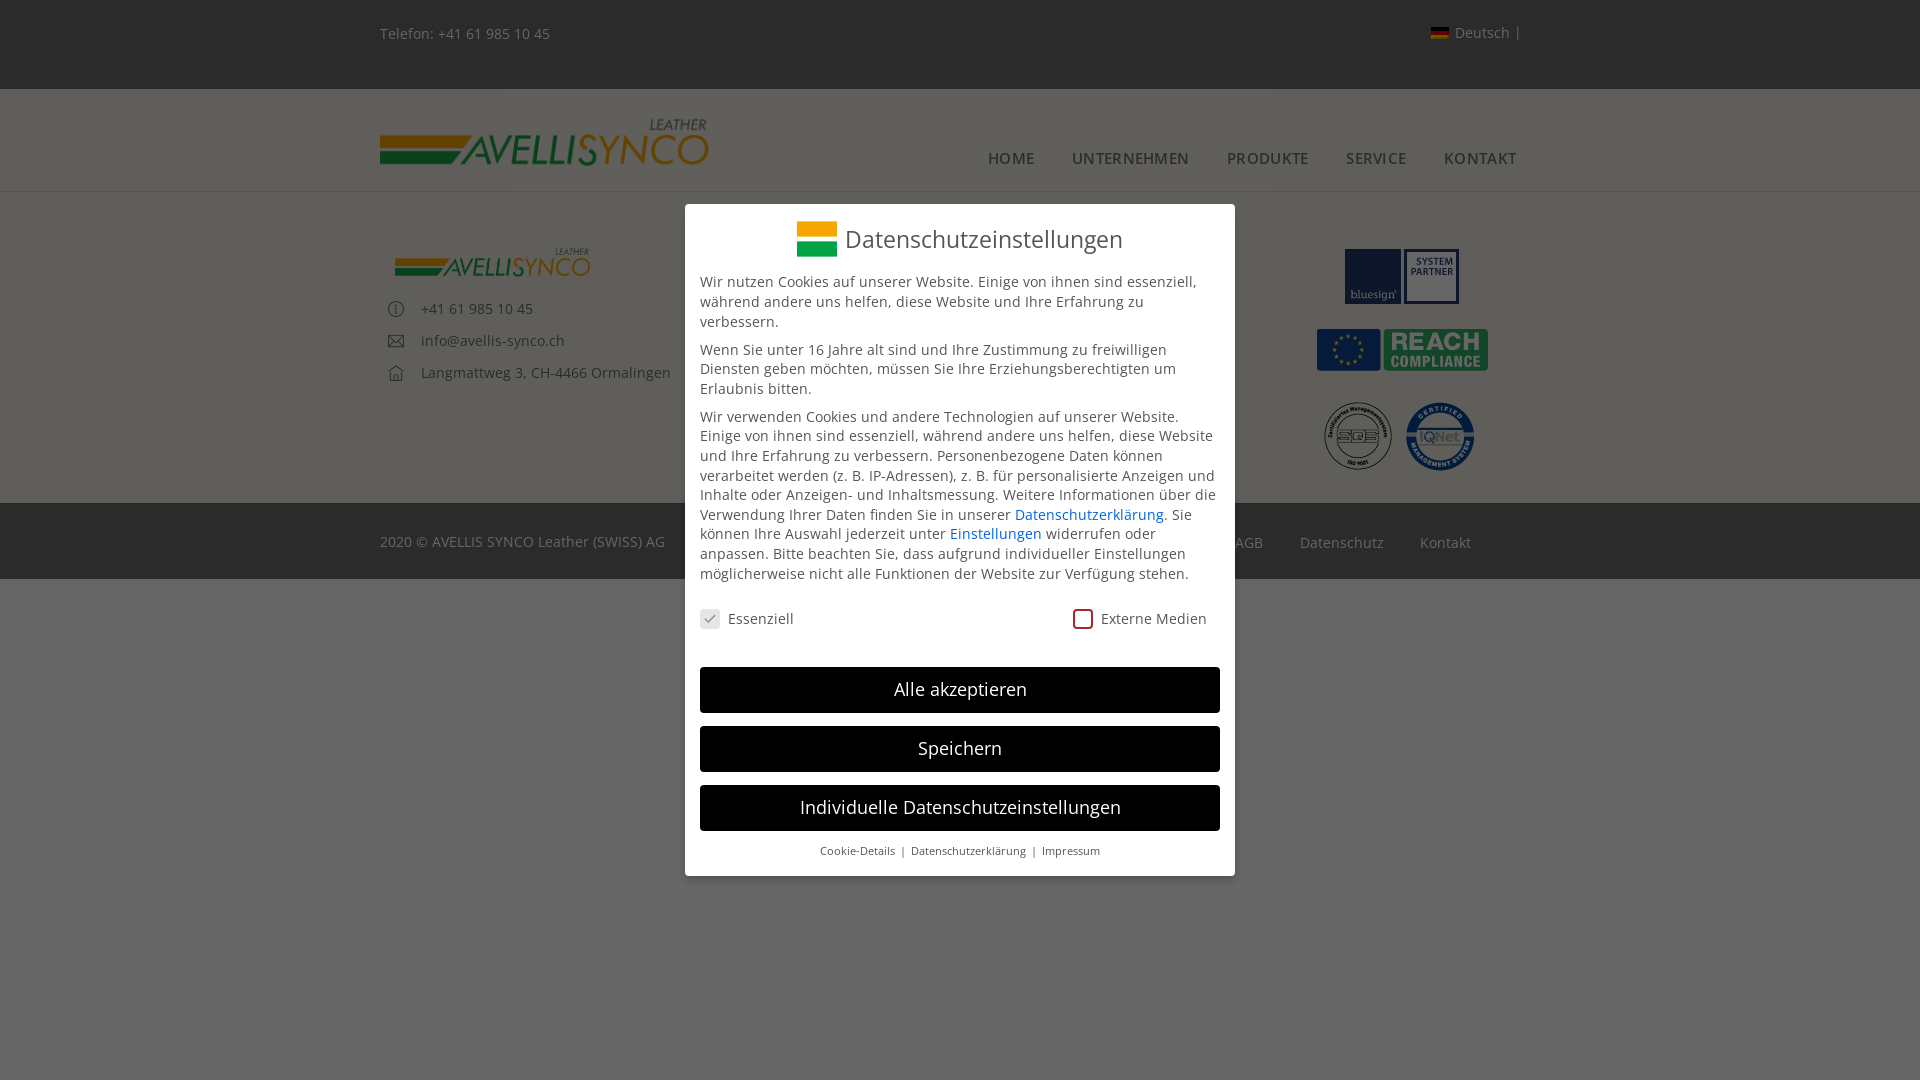 The width and height of the screenshot is (1920, 1080). I want to click on 'Deutsch', so click(1476, 33).